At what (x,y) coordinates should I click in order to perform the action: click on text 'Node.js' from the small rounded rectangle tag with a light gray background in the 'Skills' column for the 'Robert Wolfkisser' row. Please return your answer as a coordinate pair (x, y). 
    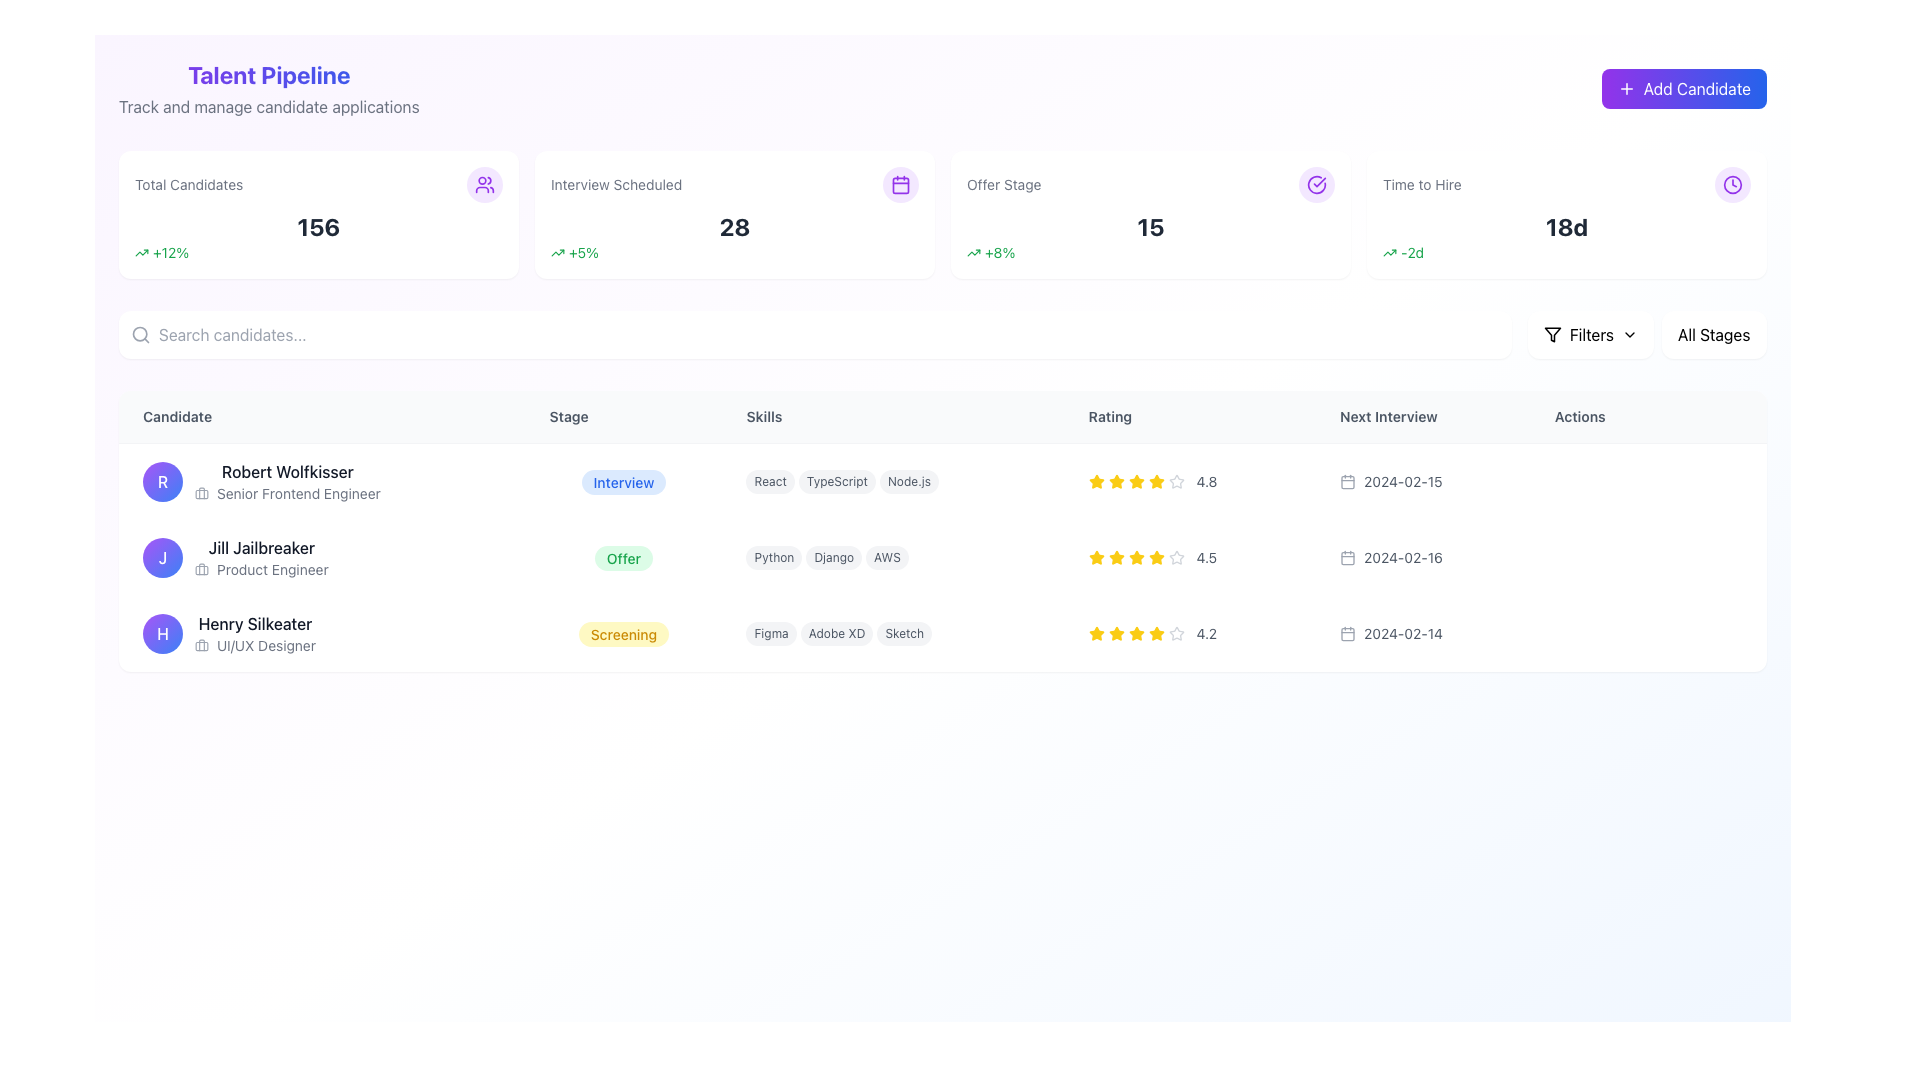
    Looking at the image, I should click on (908, 482).